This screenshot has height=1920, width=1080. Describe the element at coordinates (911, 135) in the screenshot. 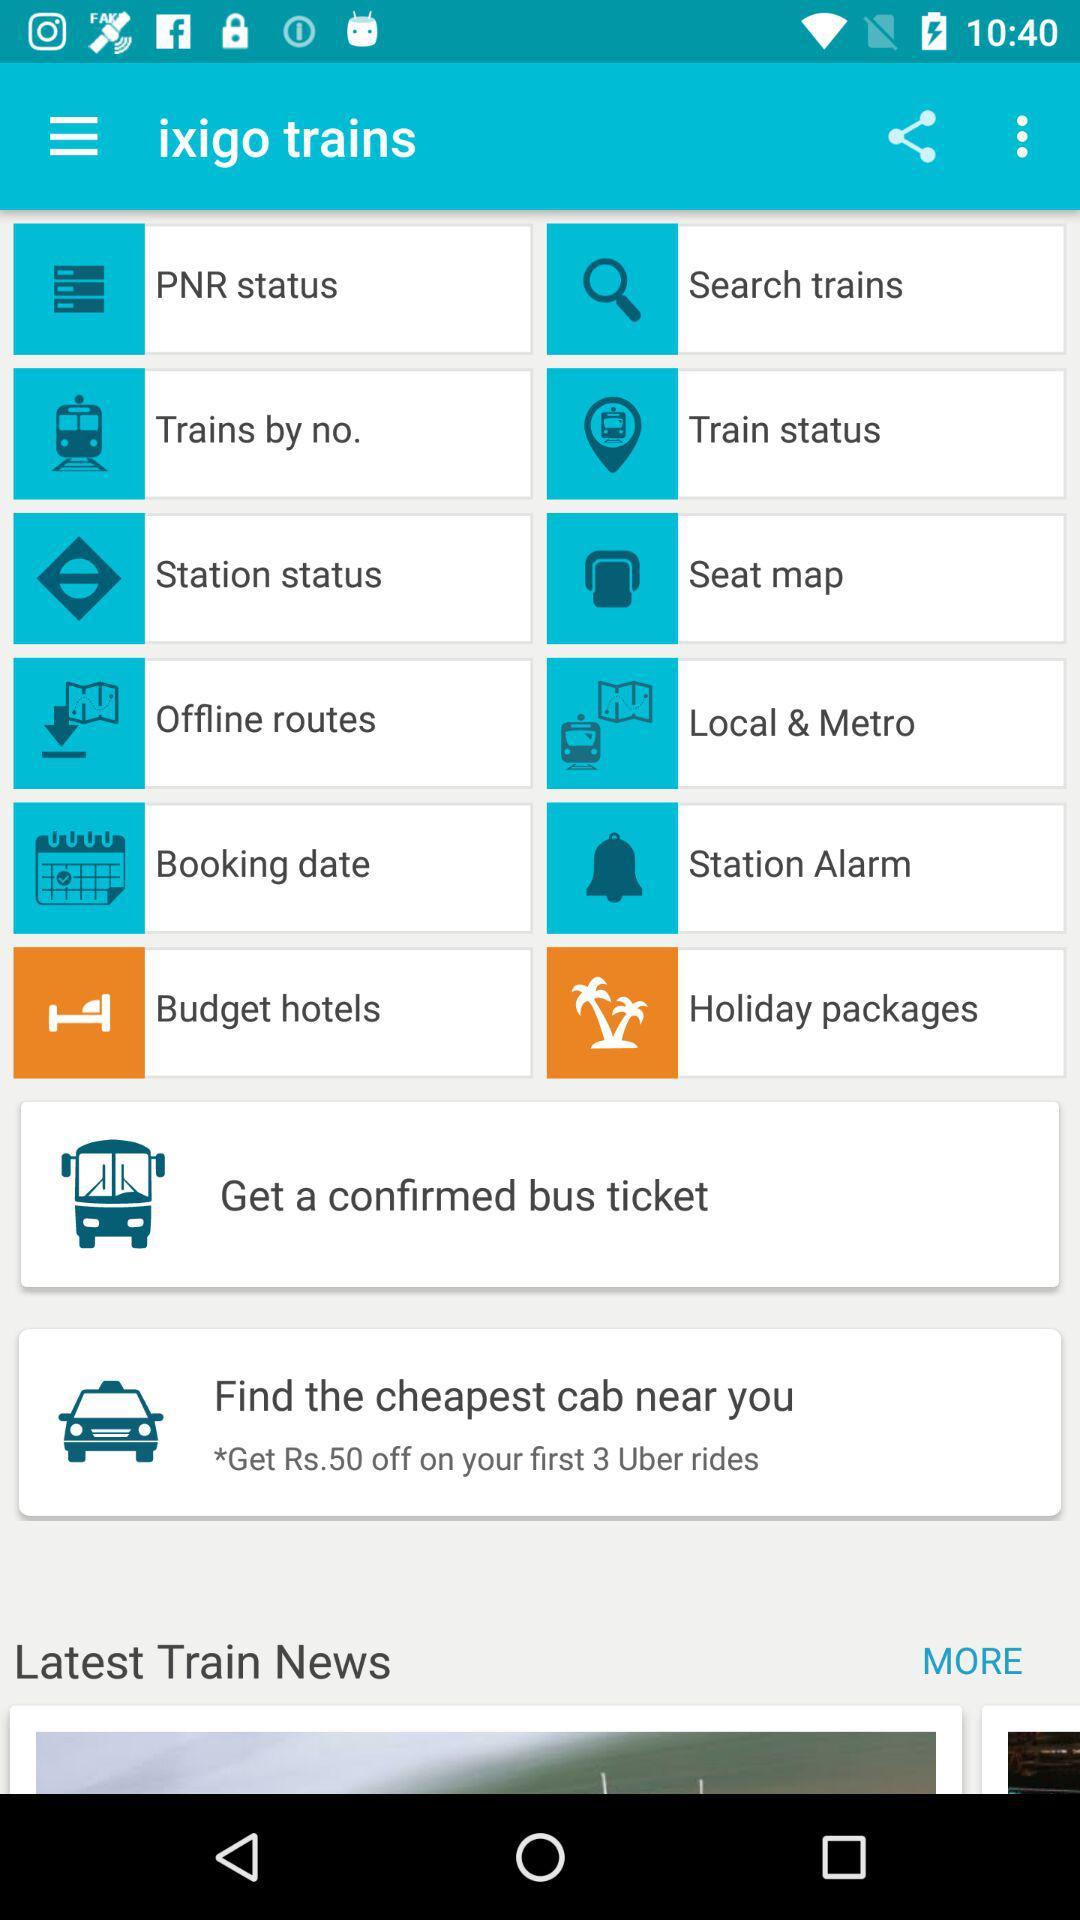

I see `share button` at that location.